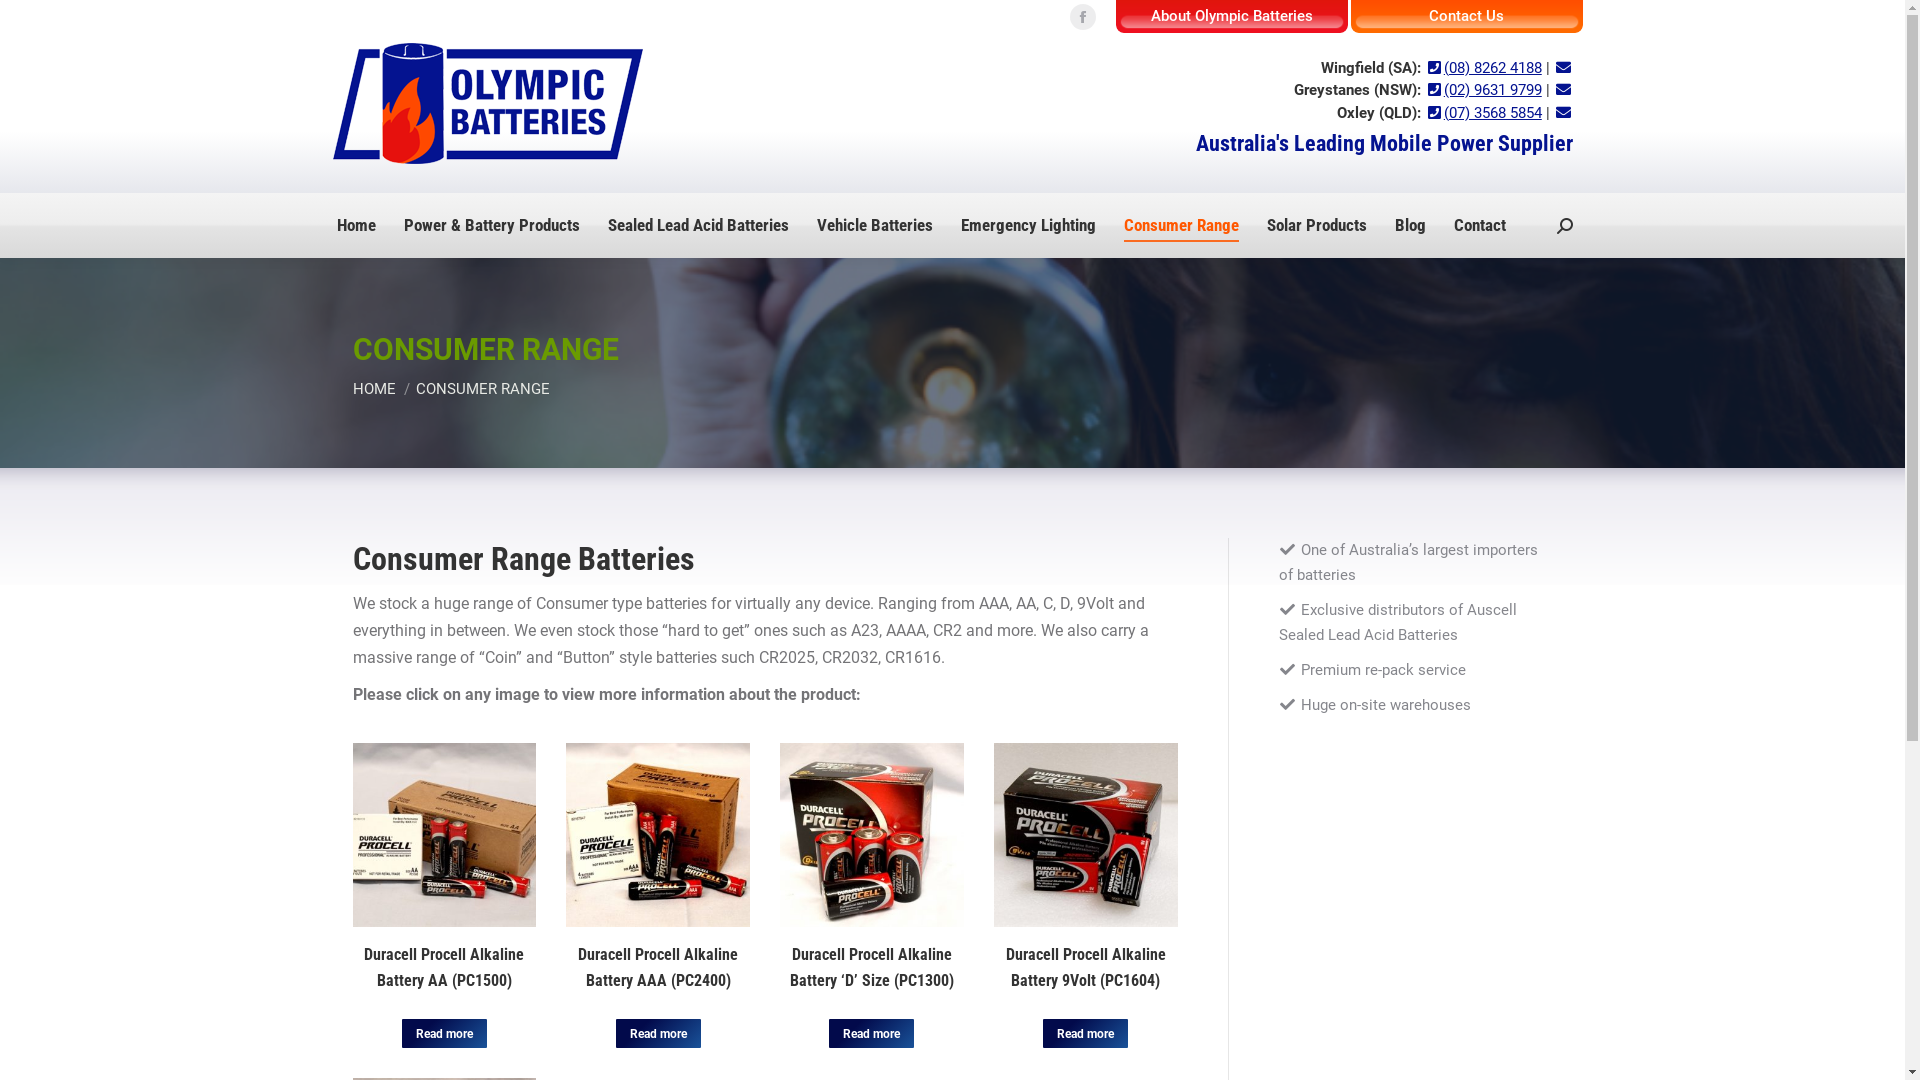 The height and width of the screenshot is (1080, 1920). What do you see at coordinates (1181, 225) in the screenshot?
I see `'Consumer Range'` at bounding box center [1181, 225].